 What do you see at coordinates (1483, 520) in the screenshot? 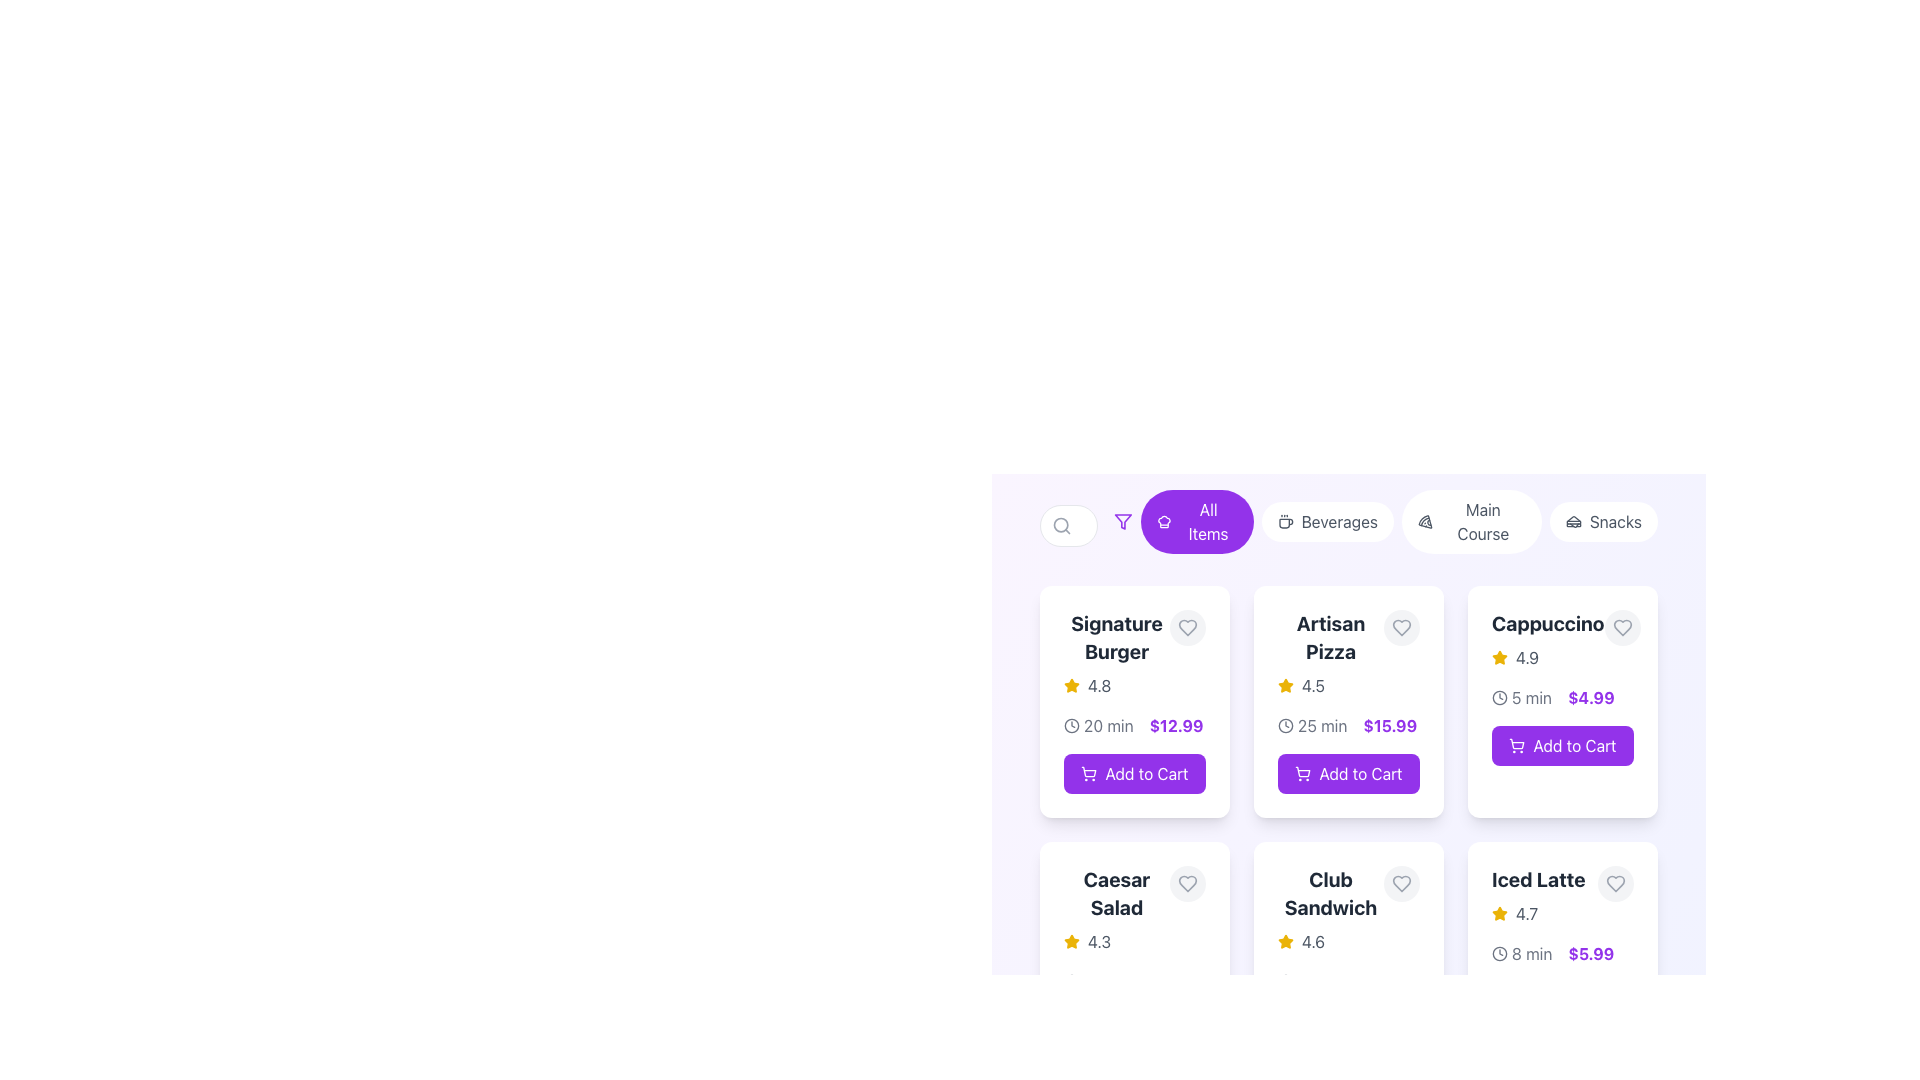
I see `the text label displaying 'Main Course' located in the navigation section at the top of the interface` at bounding box center [1483, 520].